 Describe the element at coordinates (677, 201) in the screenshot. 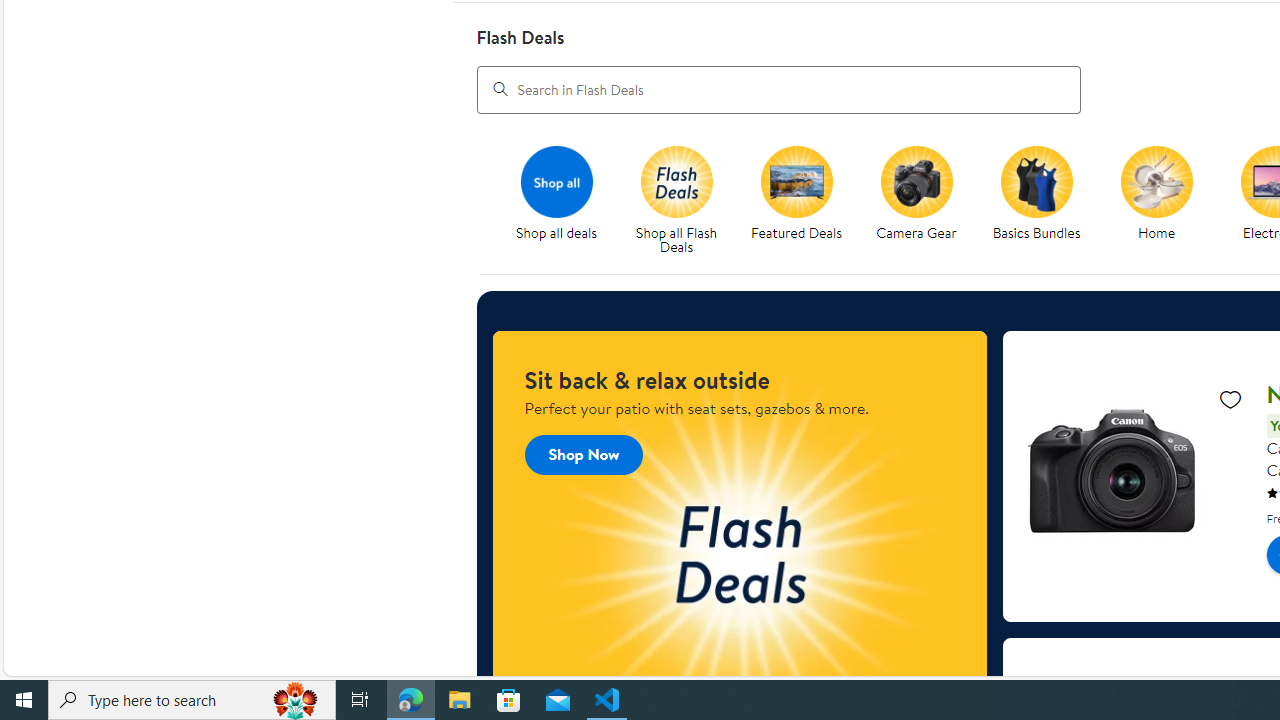

I see `'Flash Deals Shop all Flash Deals'` at that location.